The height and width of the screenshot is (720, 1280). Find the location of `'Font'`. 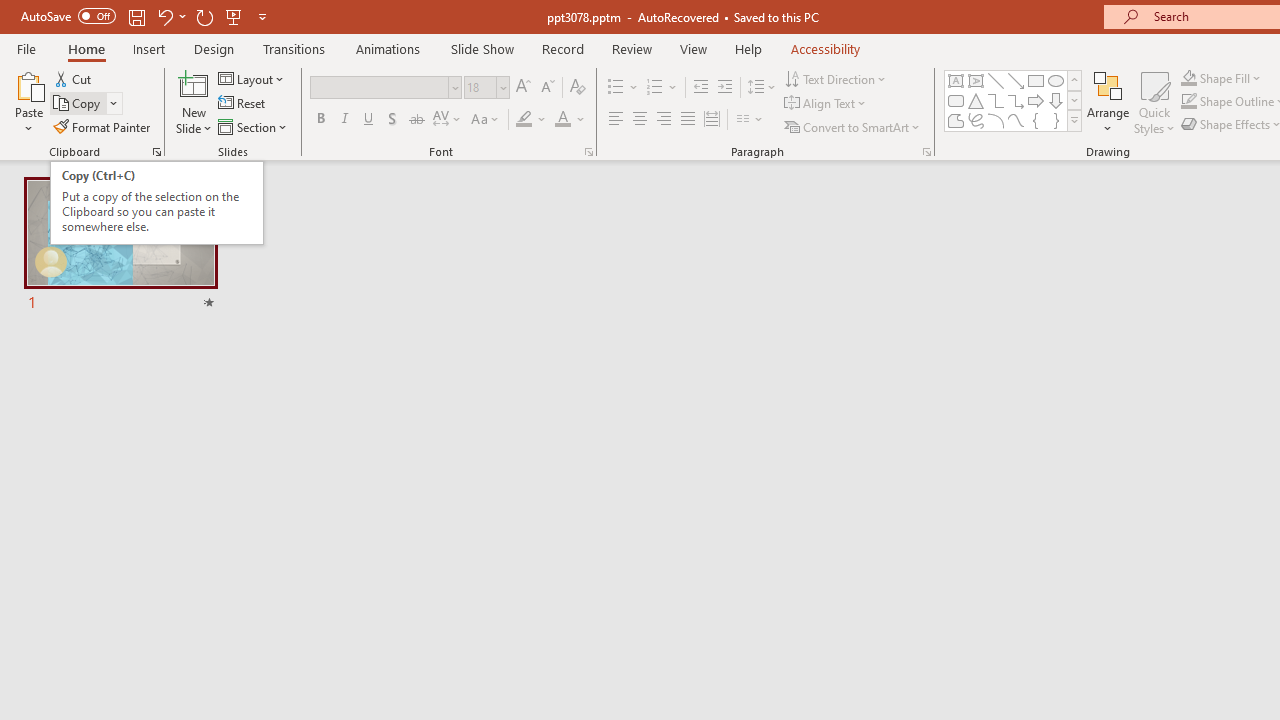

'Font' is located at coordinates (385, 86).